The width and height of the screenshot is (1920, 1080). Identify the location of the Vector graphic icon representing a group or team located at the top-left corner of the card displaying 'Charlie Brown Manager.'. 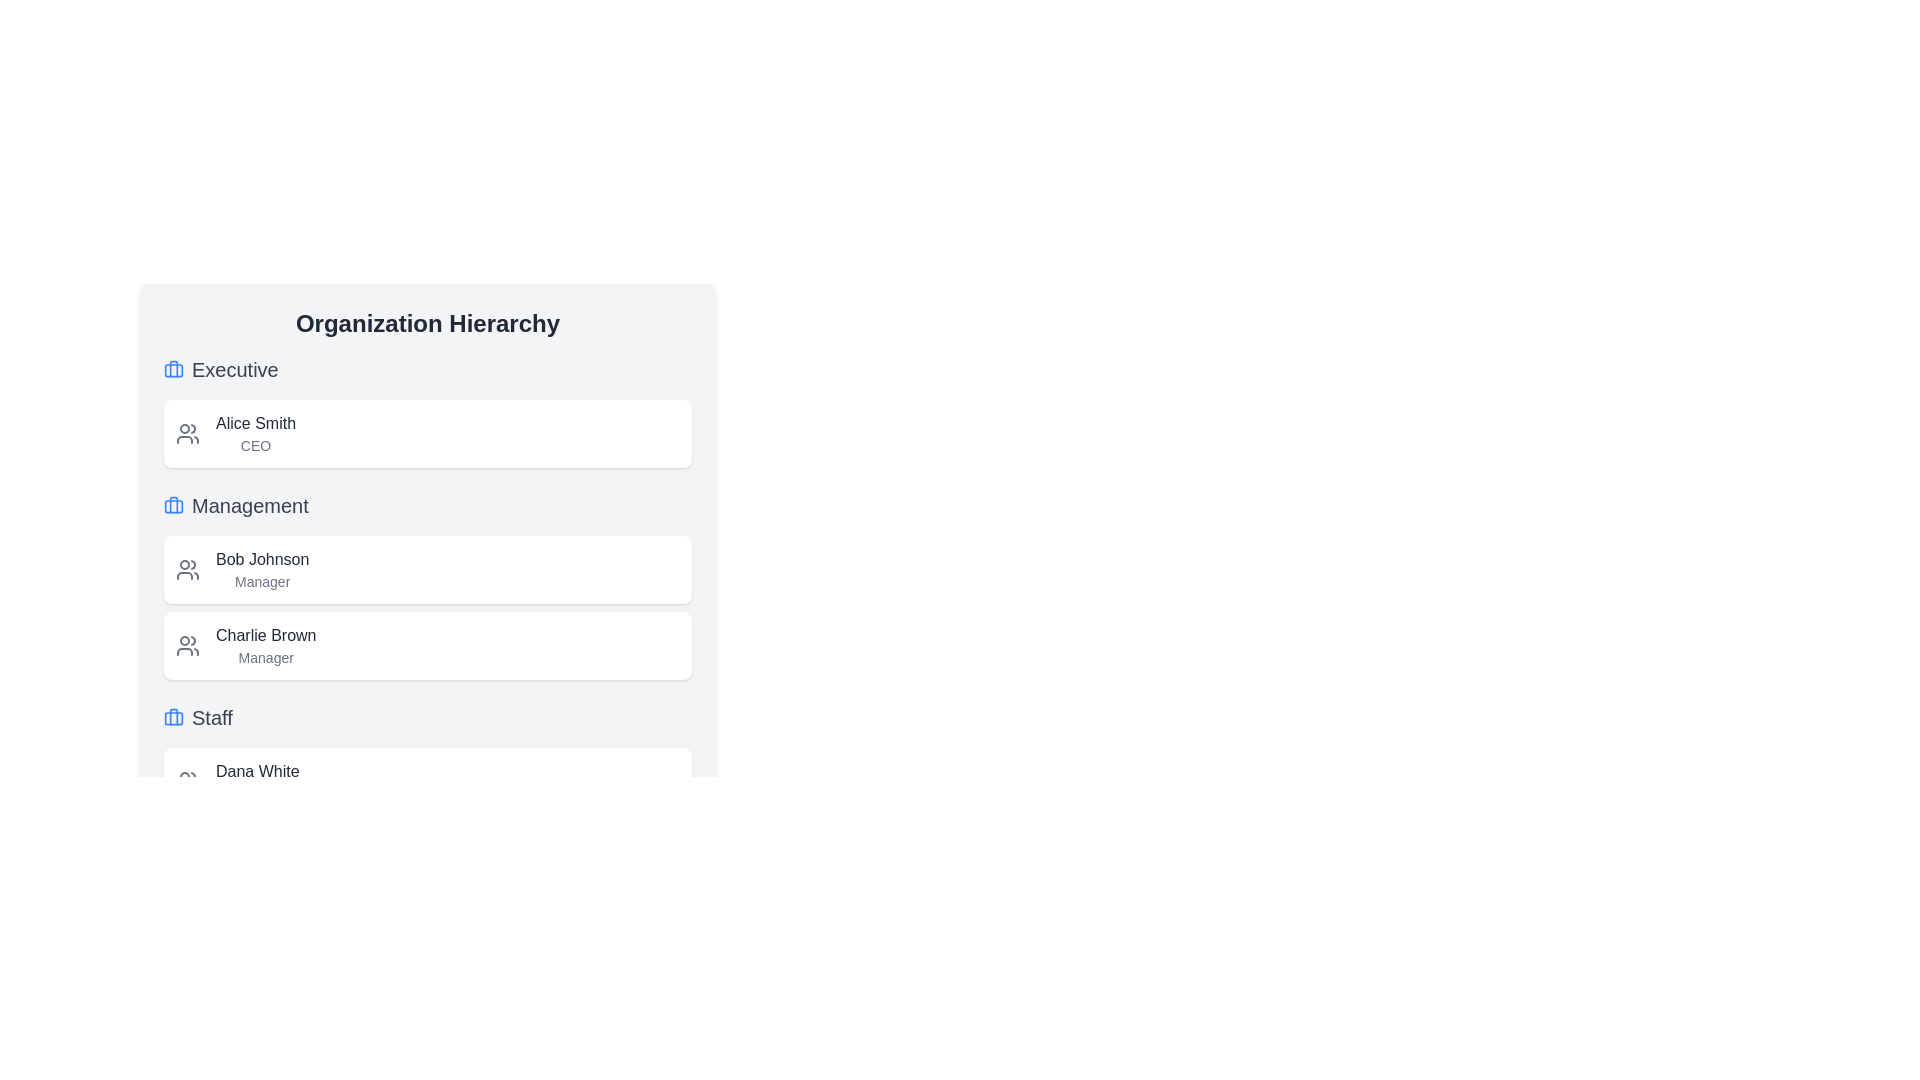
(187, 645).